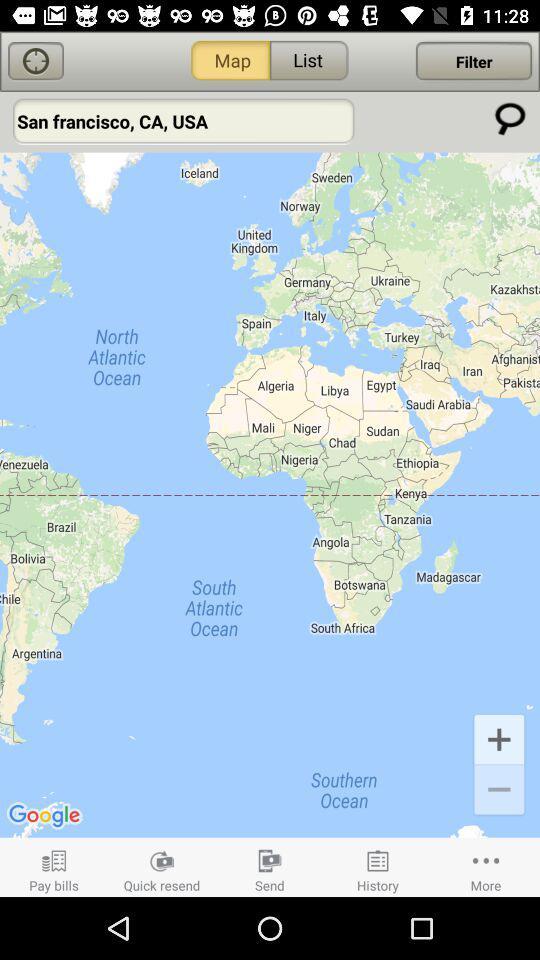  I want to click on the add icon, so click(498, 737).